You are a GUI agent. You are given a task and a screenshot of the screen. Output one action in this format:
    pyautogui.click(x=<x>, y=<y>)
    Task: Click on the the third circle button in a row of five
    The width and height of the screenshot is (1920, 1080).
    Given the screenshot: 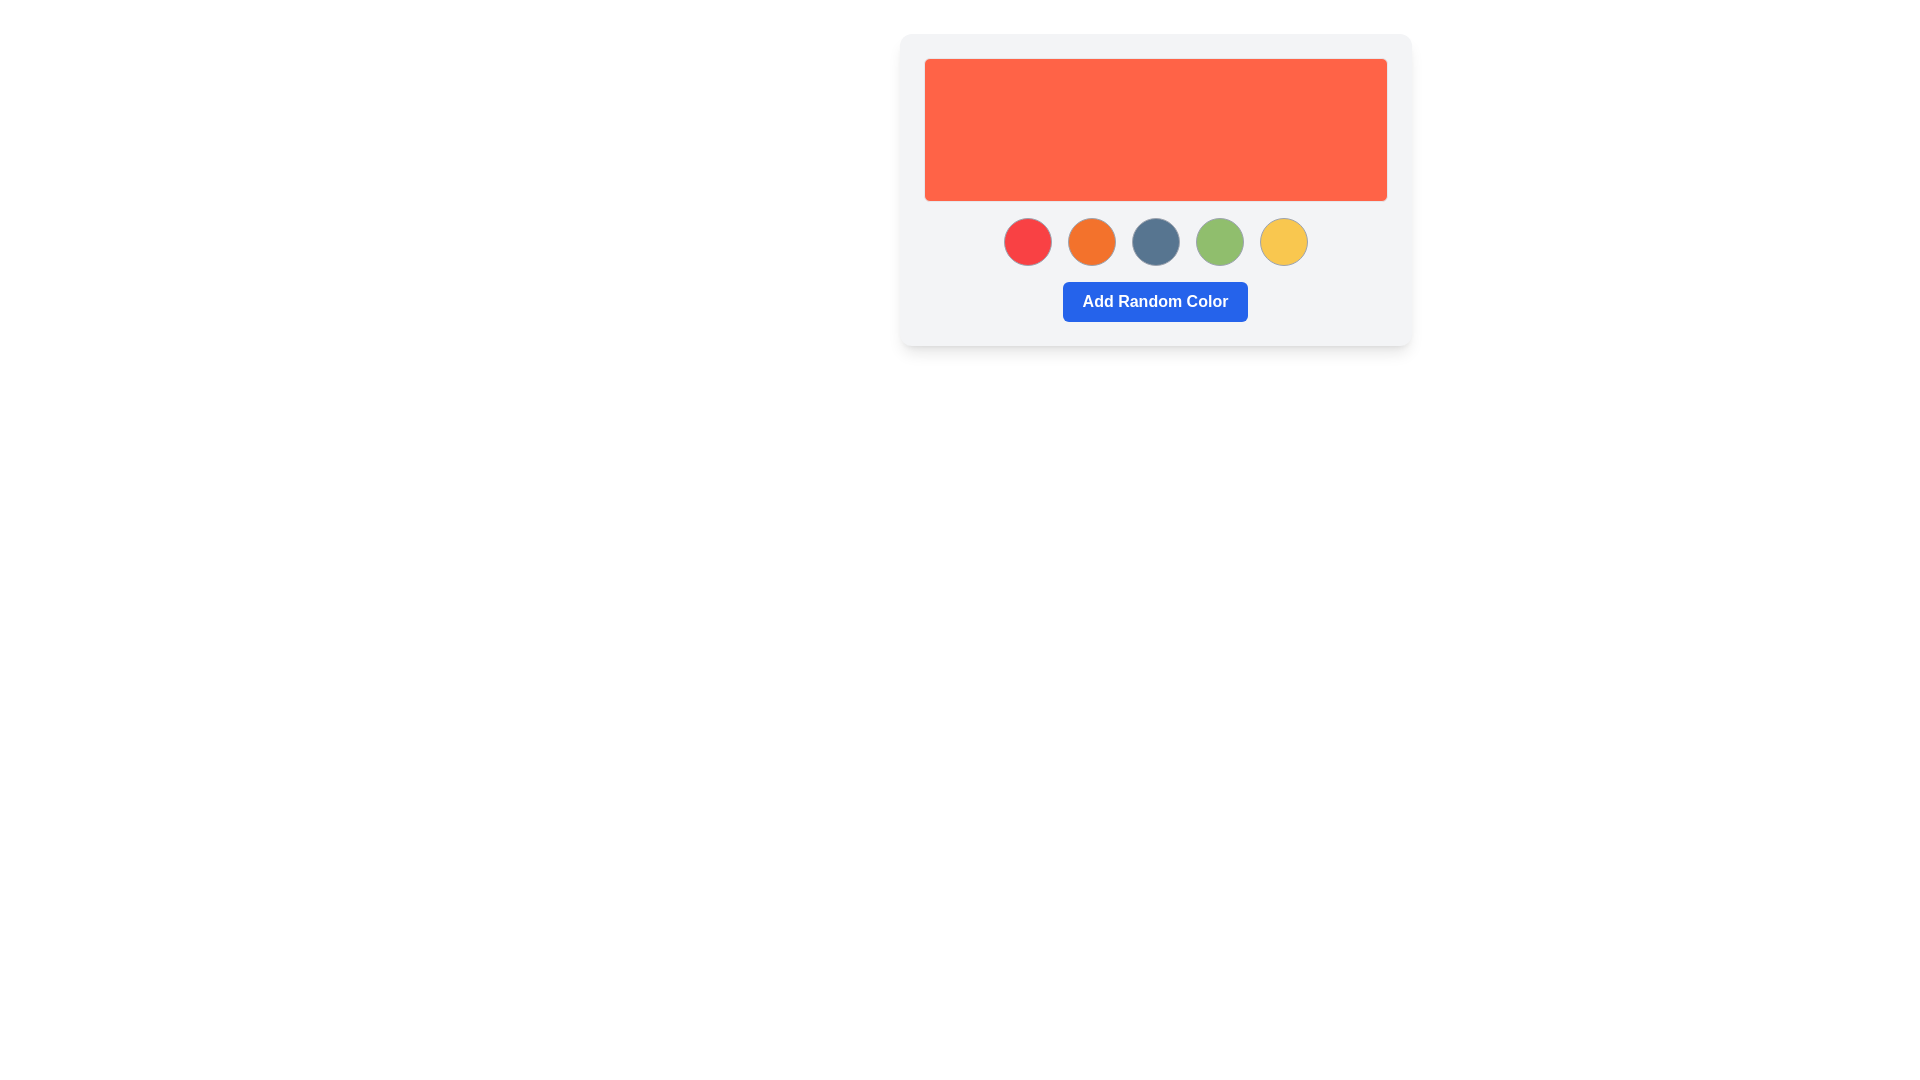 What is the action you would take?
    pyautogui.click(x=1155, y=241)
    